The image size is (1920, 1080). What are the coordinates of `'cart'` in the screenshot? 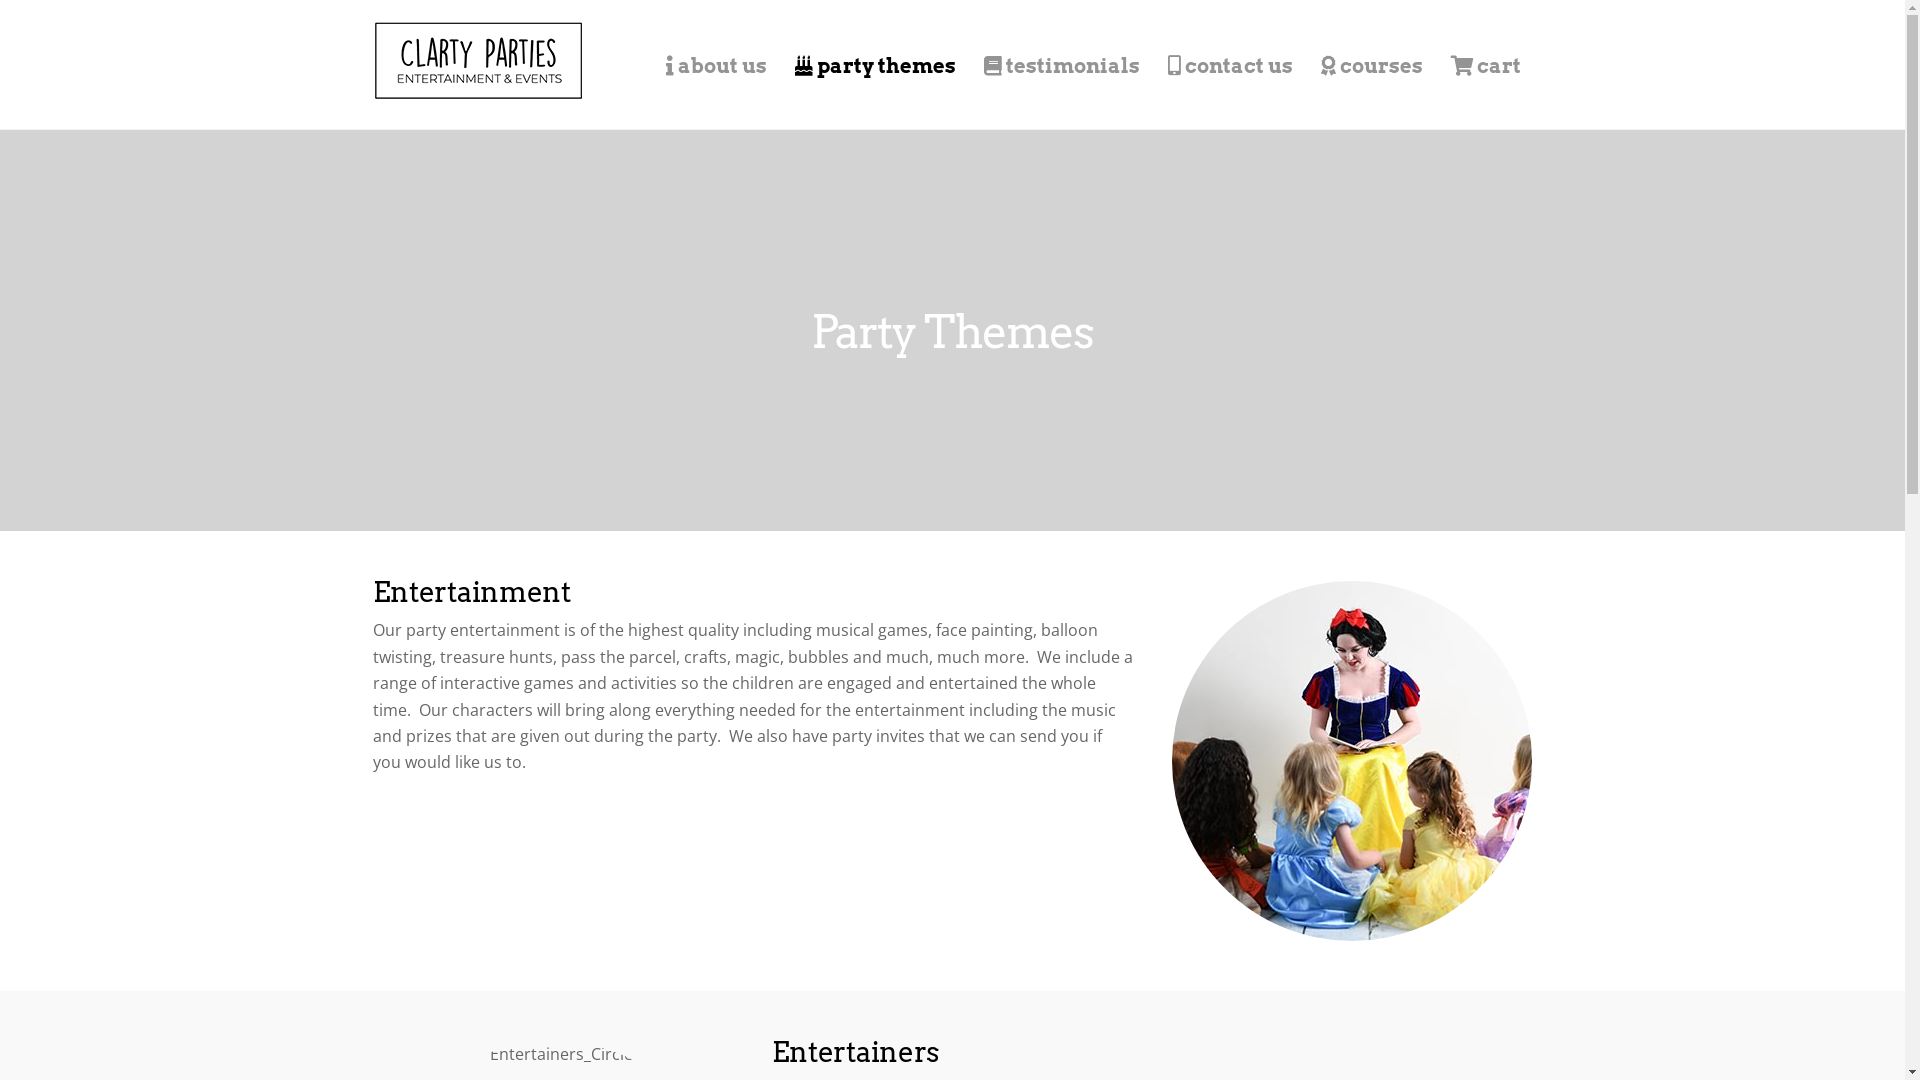 It's located at (1484, 64).